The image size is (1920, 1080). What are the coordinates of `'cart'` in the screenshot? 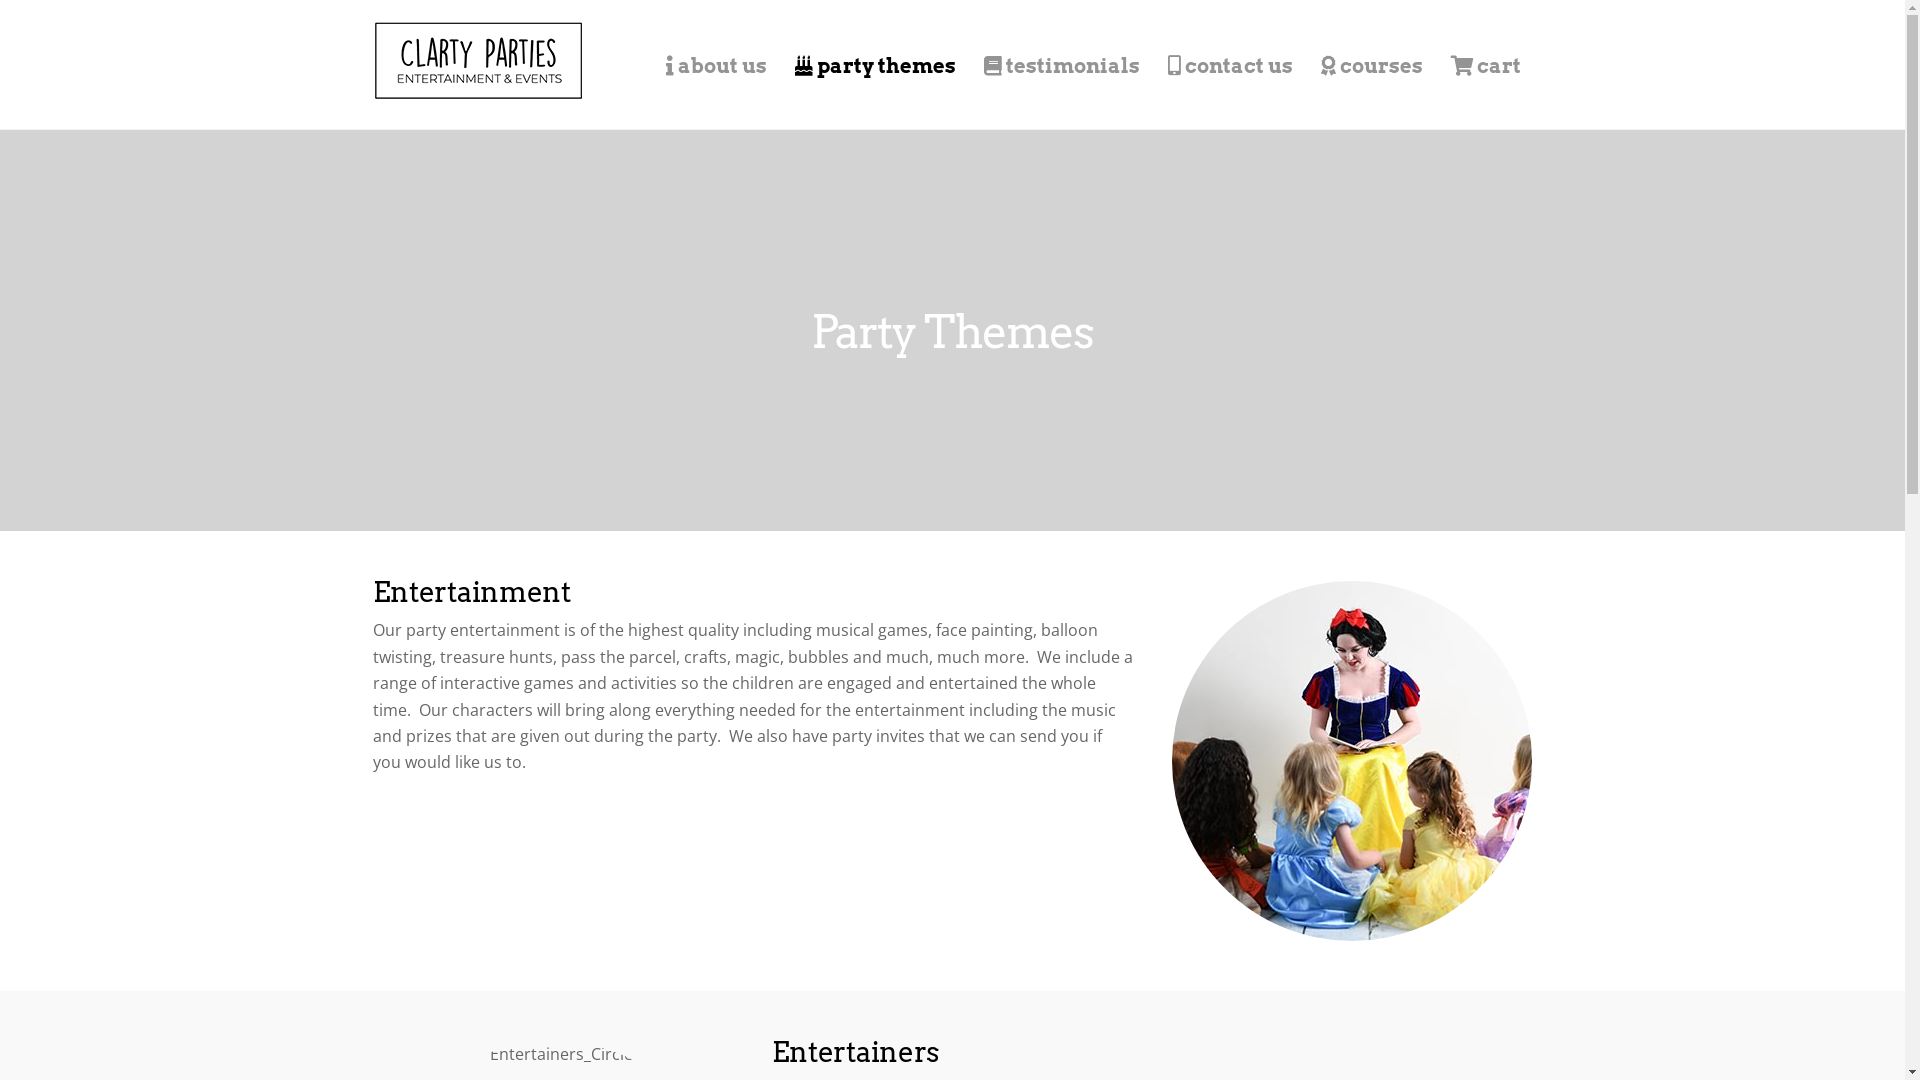 It's located at (1484, 64).